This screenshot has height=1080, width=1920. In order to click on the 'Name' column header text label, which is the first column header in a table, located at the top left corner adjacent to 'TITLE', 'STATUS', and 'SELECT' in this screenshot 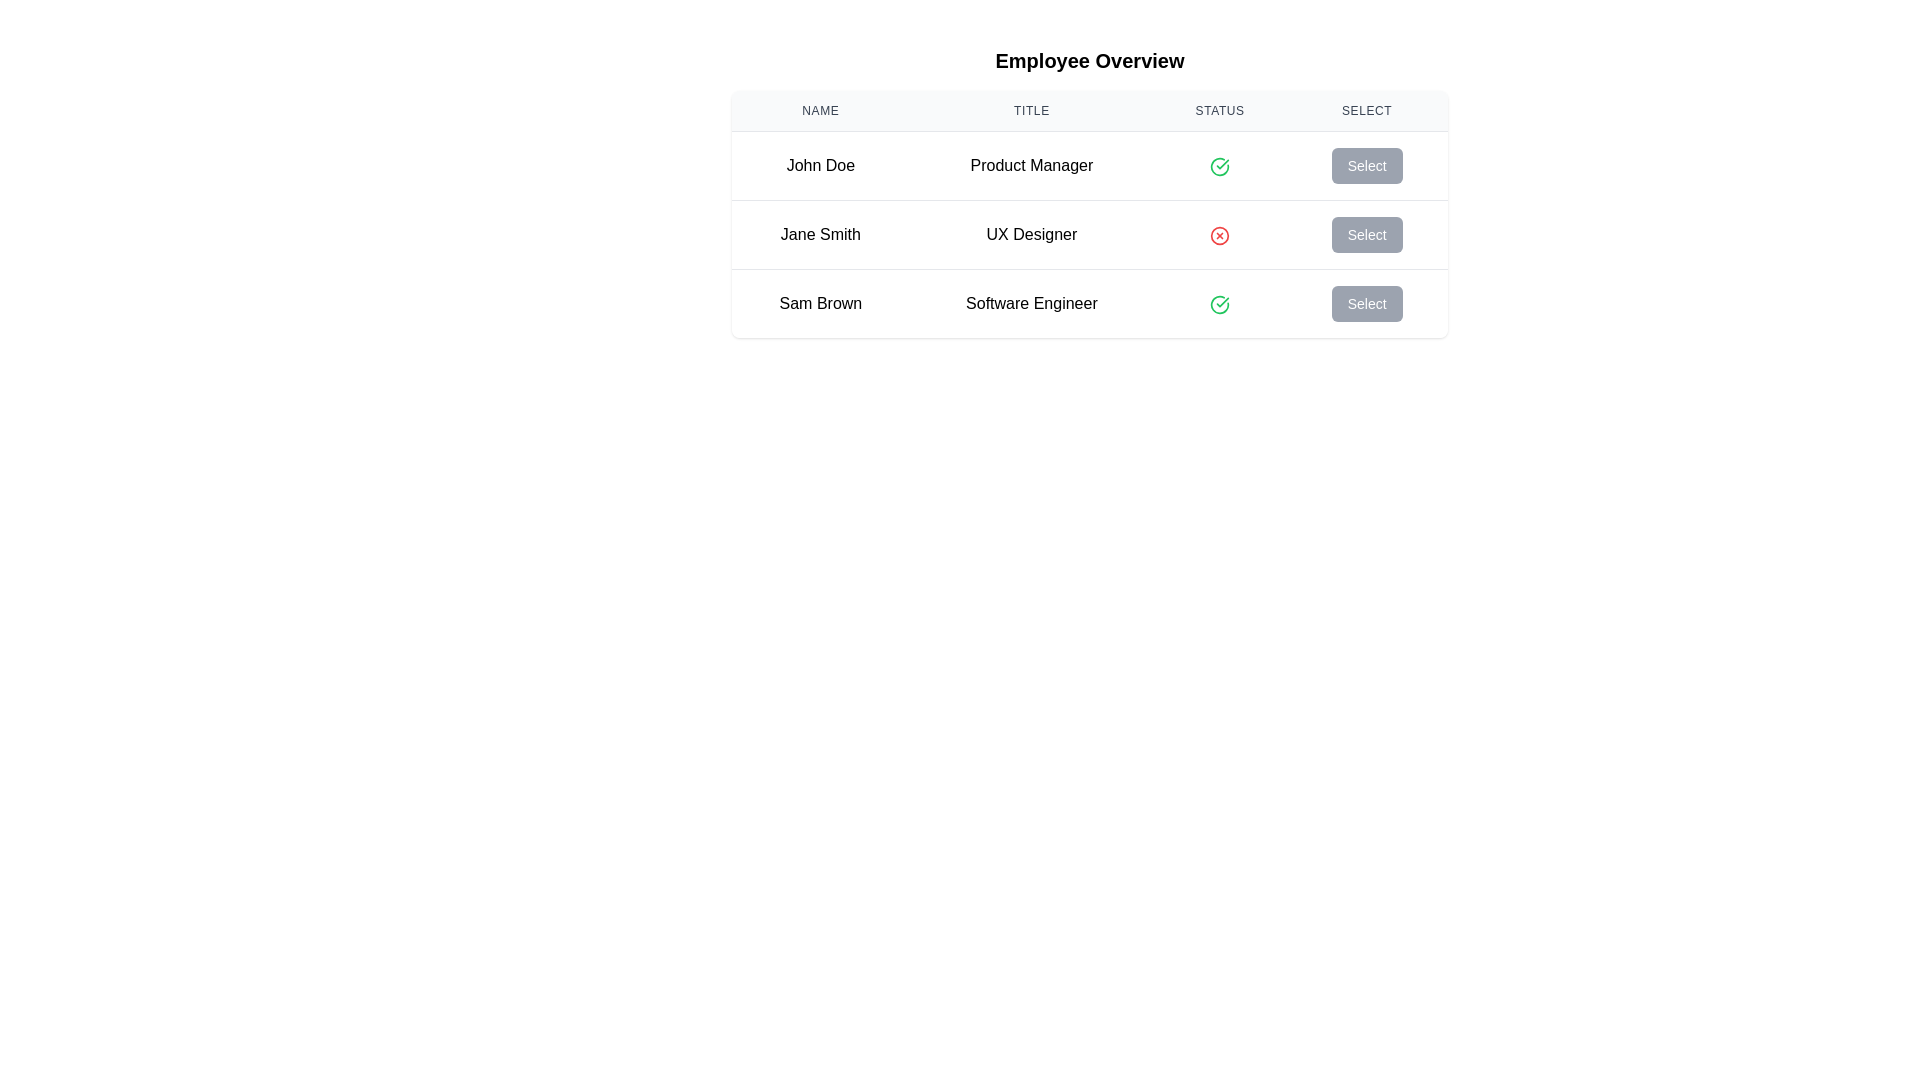, I will do `click(820, 111)`.